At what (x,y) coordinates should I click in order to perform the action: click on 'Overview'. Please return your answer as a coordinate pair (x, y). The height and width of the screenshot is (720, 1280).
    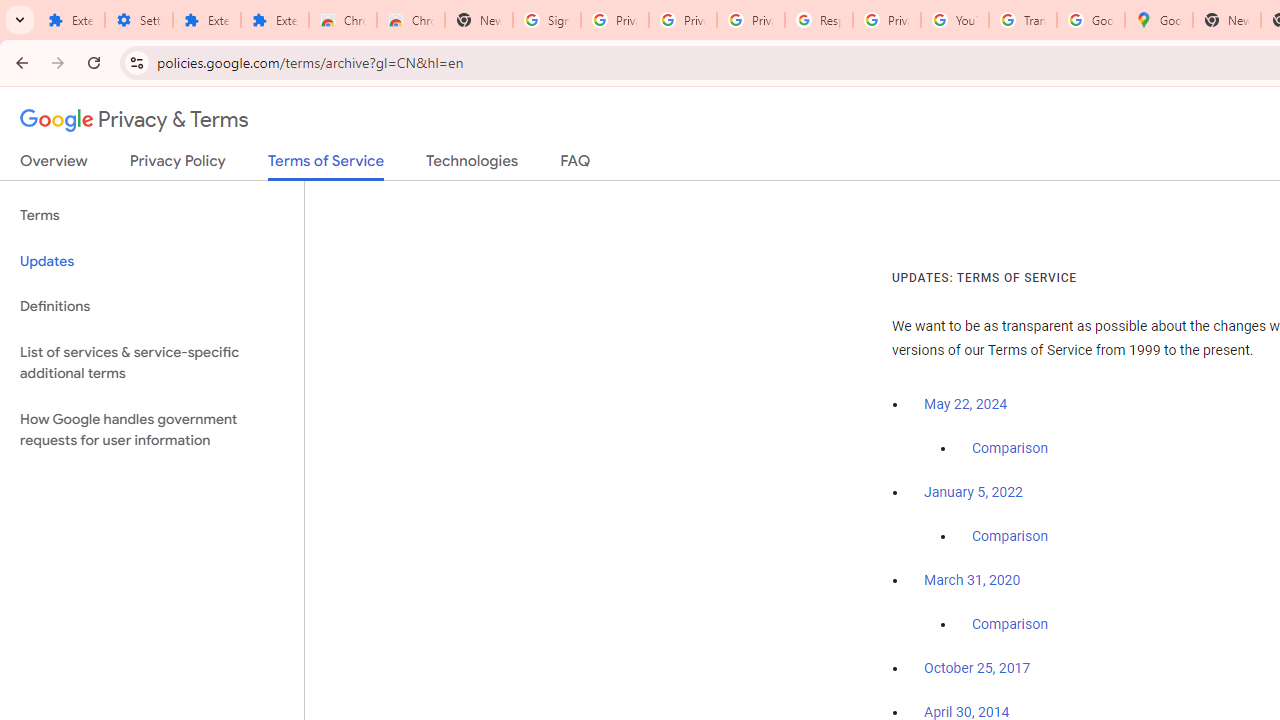
    Looking at the image, I should click on (54, 164).